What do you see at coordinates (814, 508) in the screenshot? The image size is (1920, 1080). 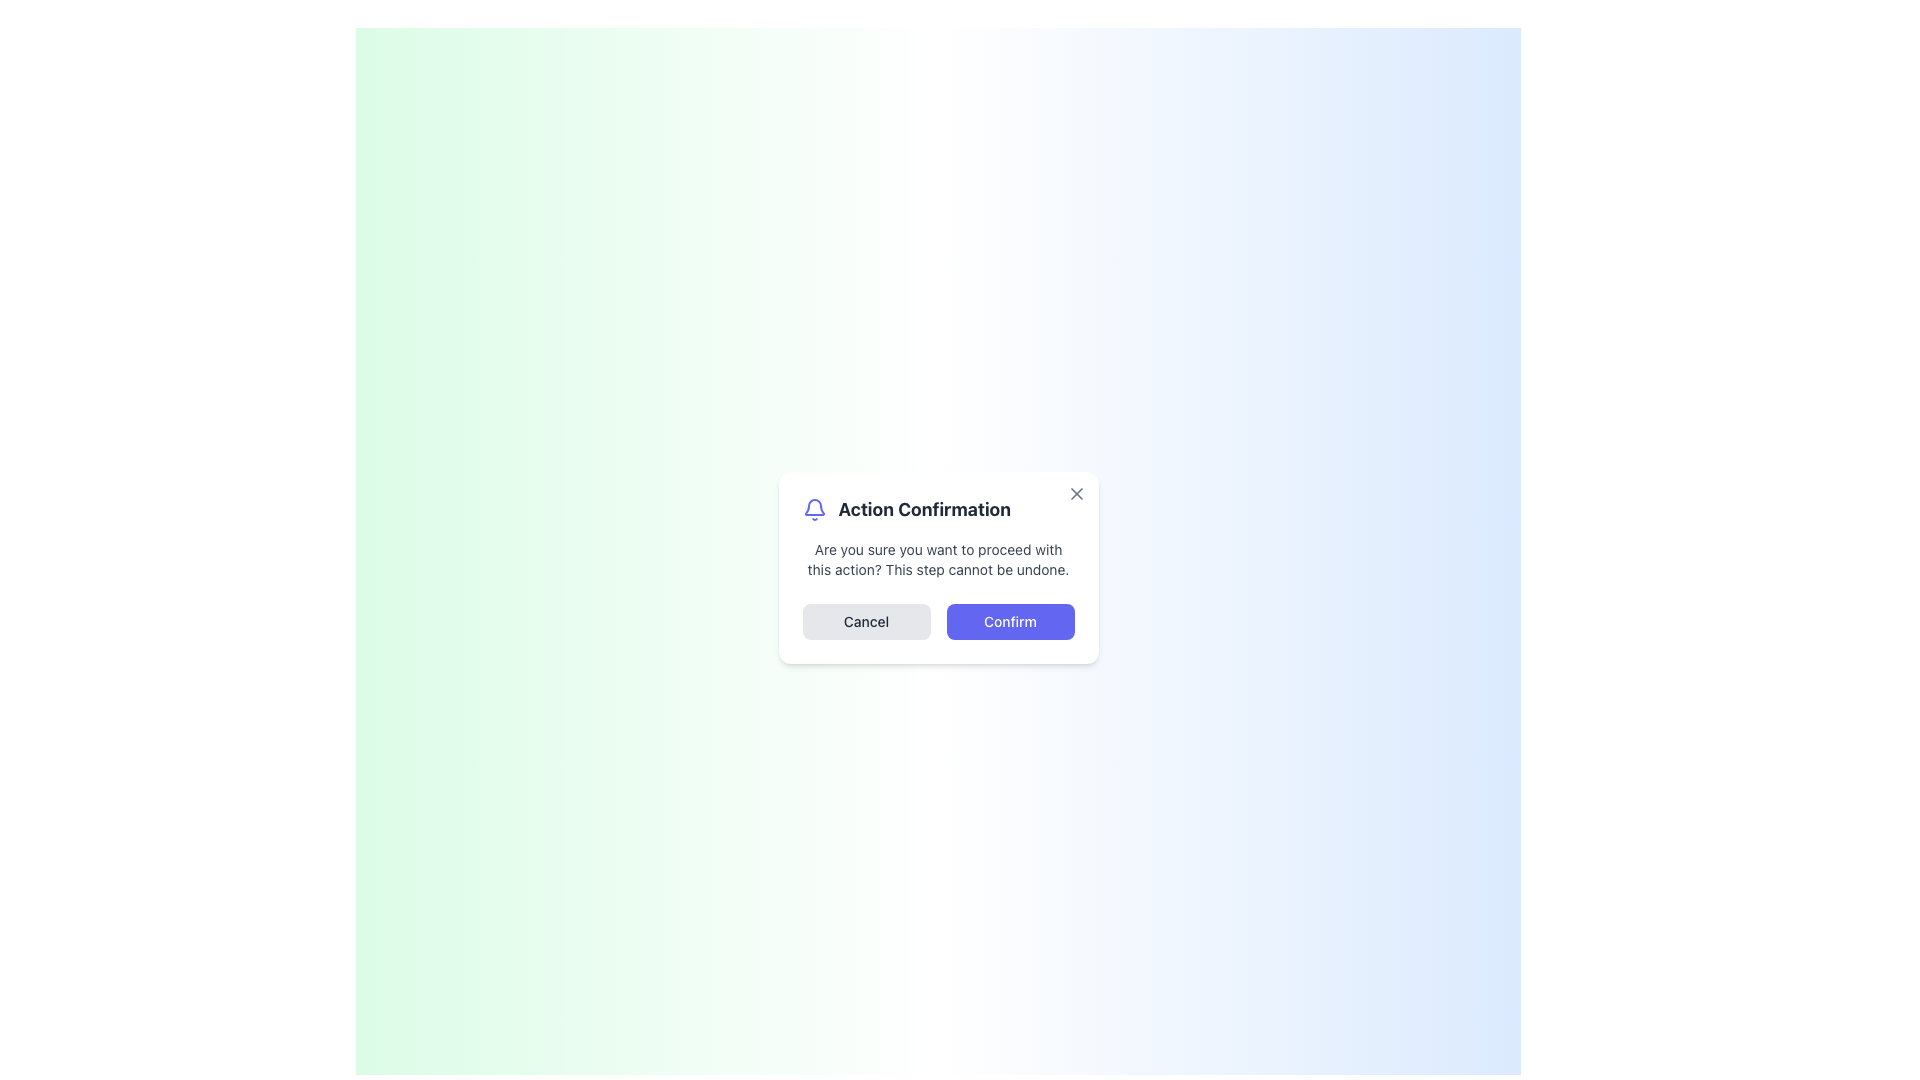 I see `the notification icon (SVG image) located to the left of the 'Action Confirmation' text at the top of the modal` at bounding box center [814, 508].